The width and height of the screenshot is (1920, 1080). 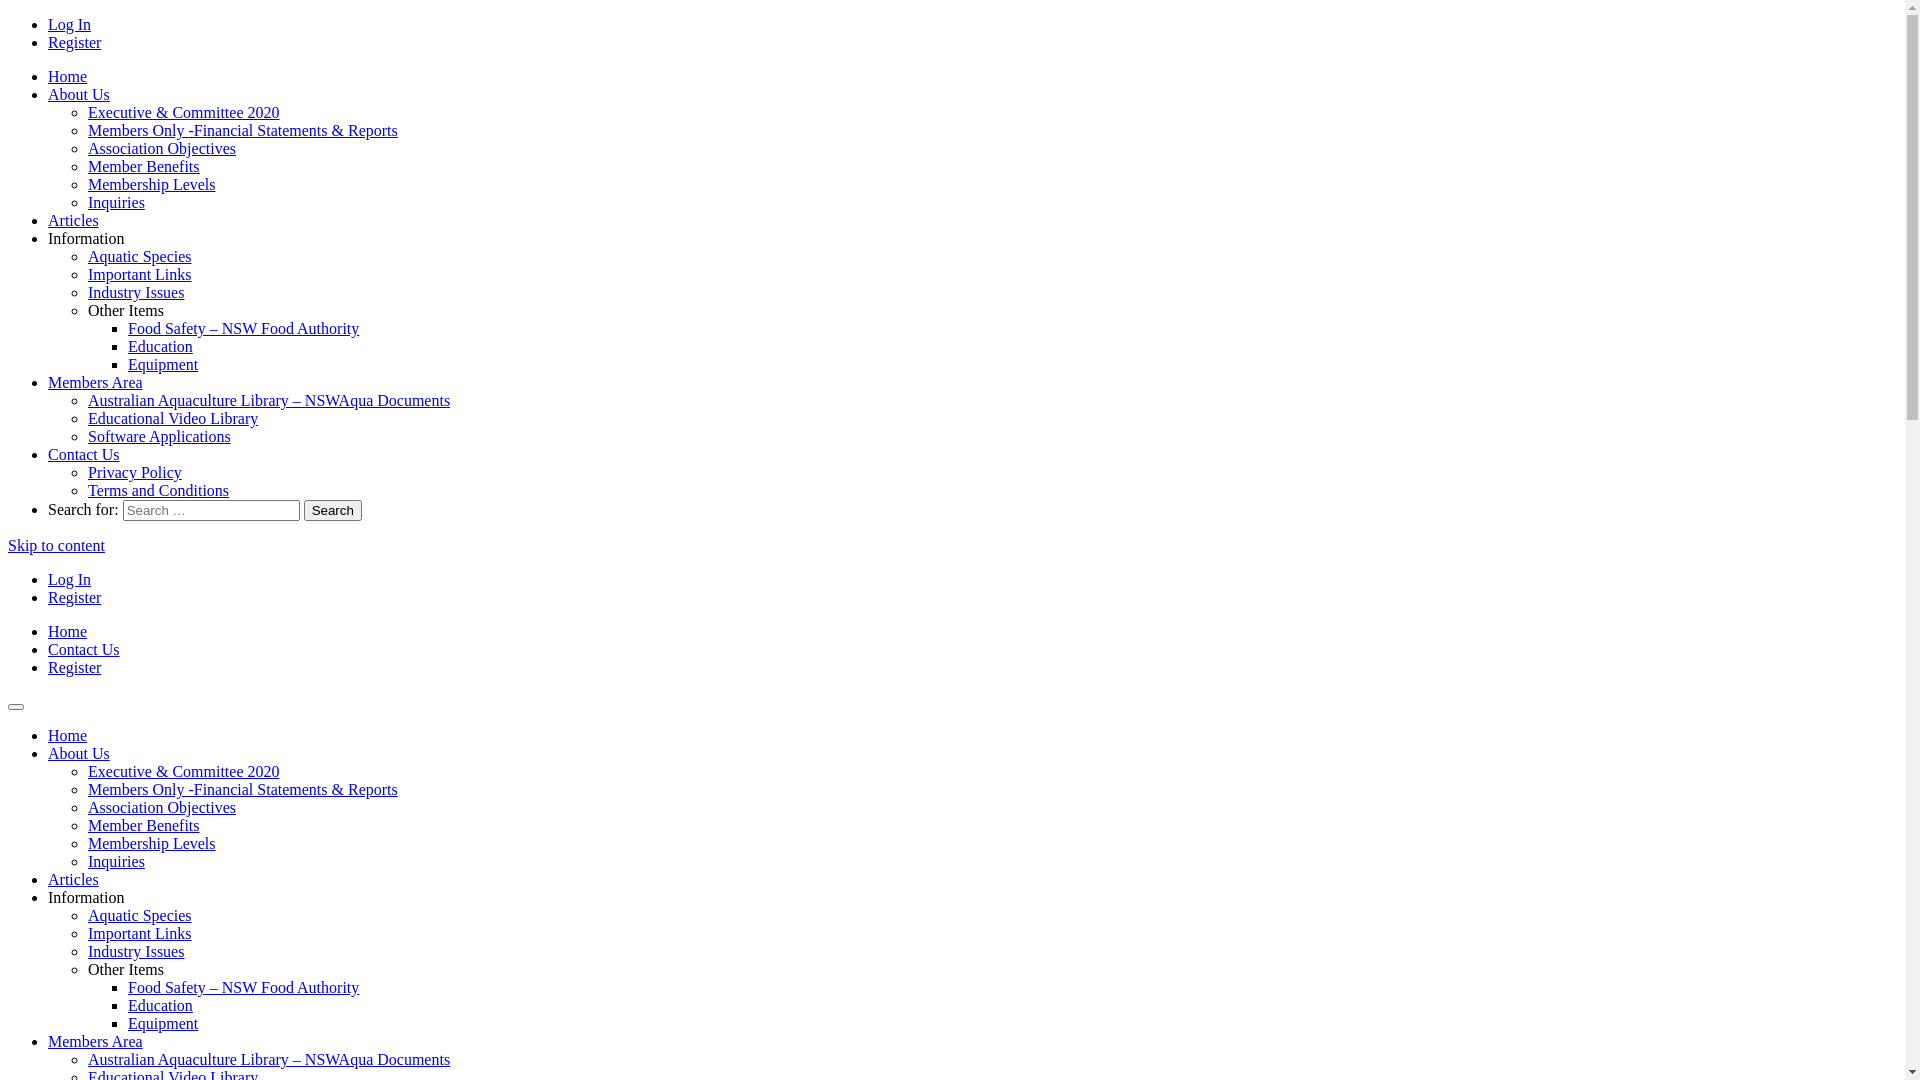 What do you see at coordinates (48, 42) in the screenshot?
I see `'Register'` at bounding box center [48, 42].